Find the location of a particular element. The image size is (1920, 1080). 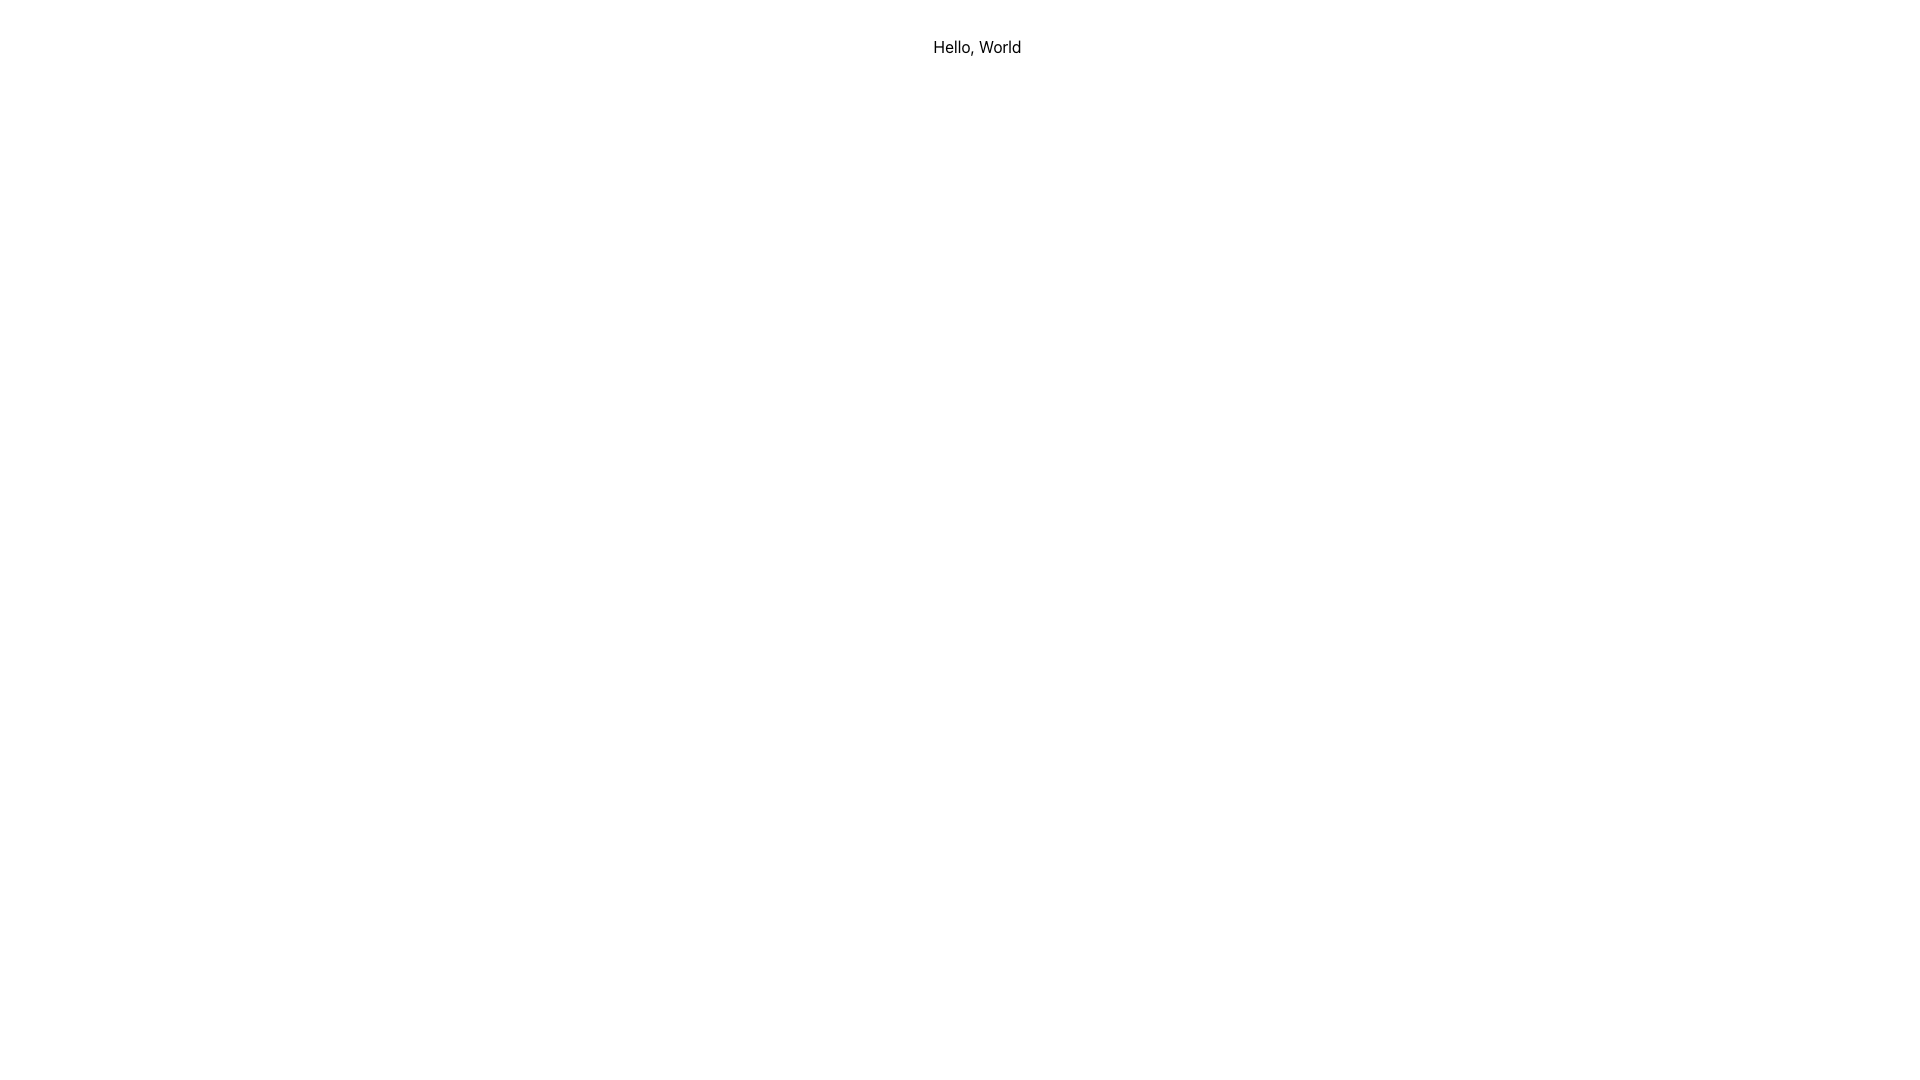

the text element displaying 'Hello, World', which is centered at the top of the interface is located at coordinates (977, 45).